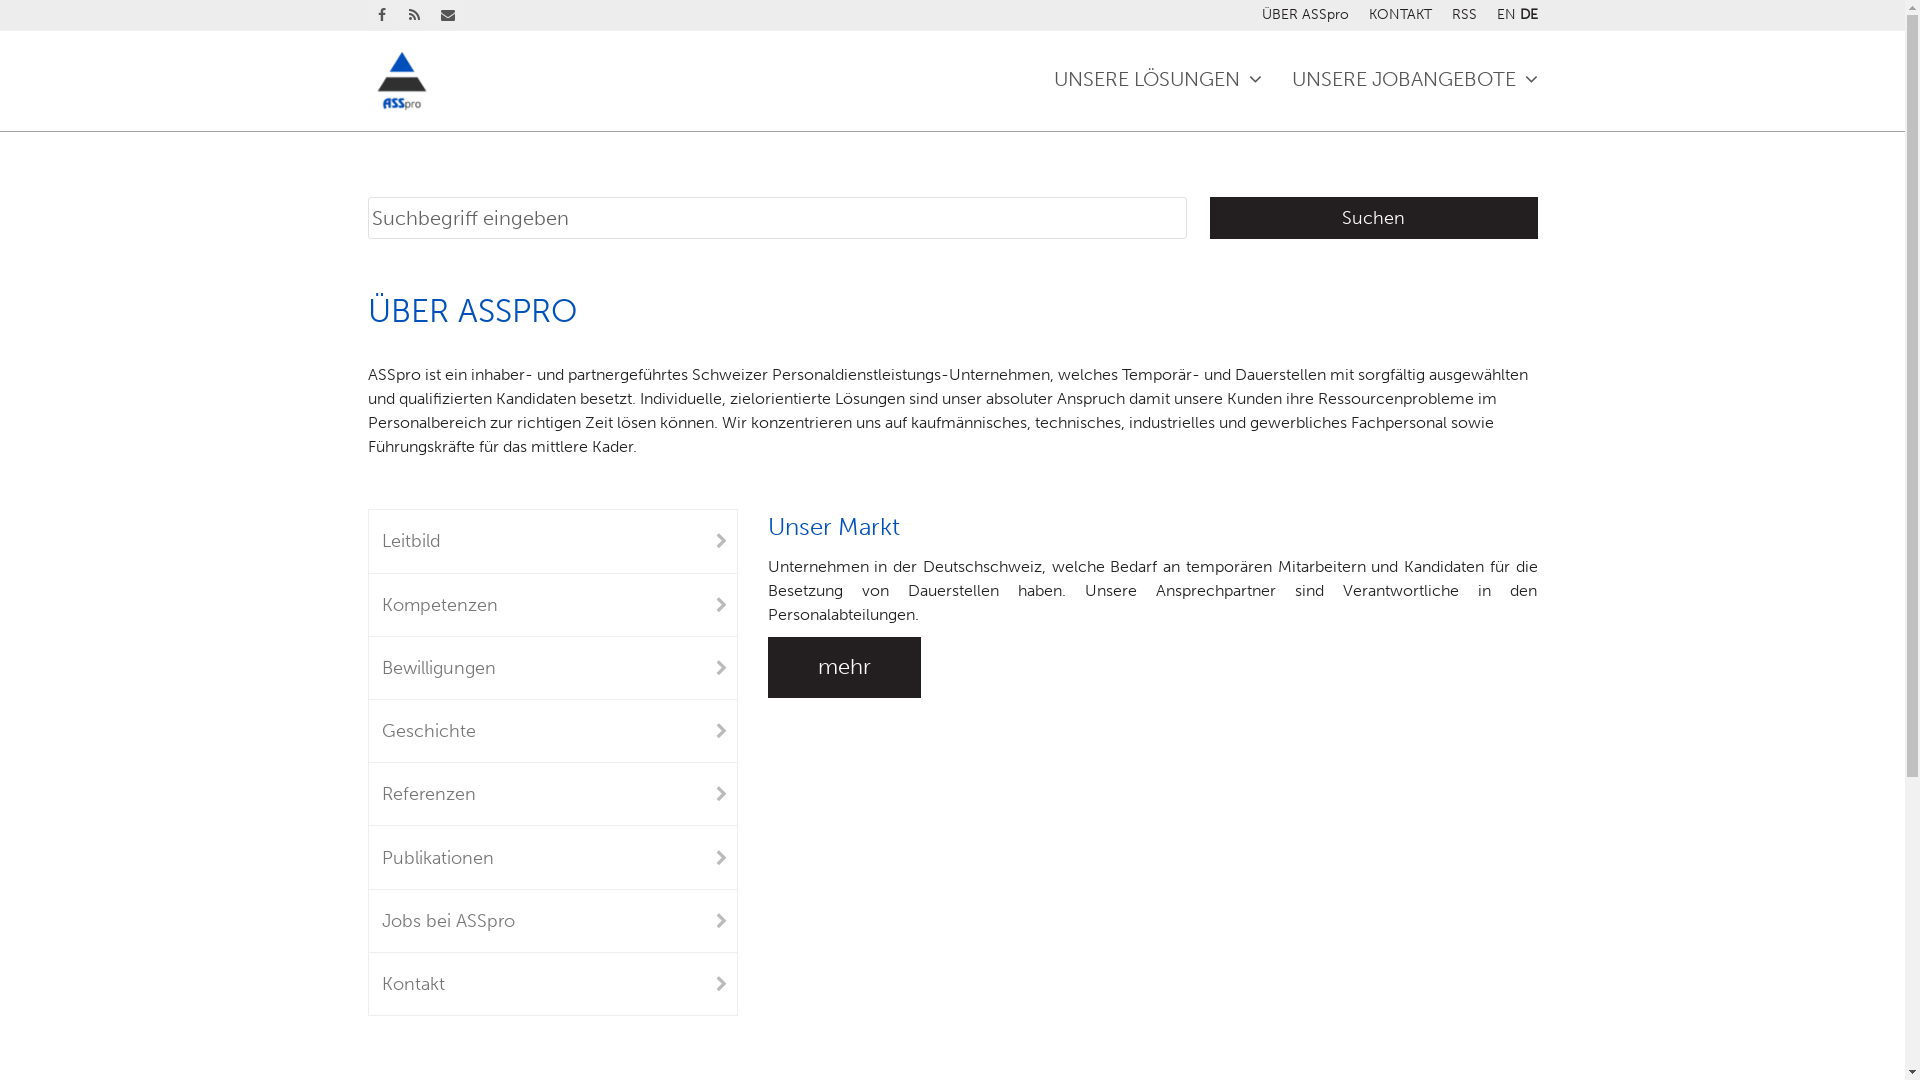 The height and width of the screenshot is (1080, 1920). What do you see at coordinates (1413, 80) in the screenshot?
I see `'UNSERE JOBANGEBOTE'` at bounding box center [1413, 80].